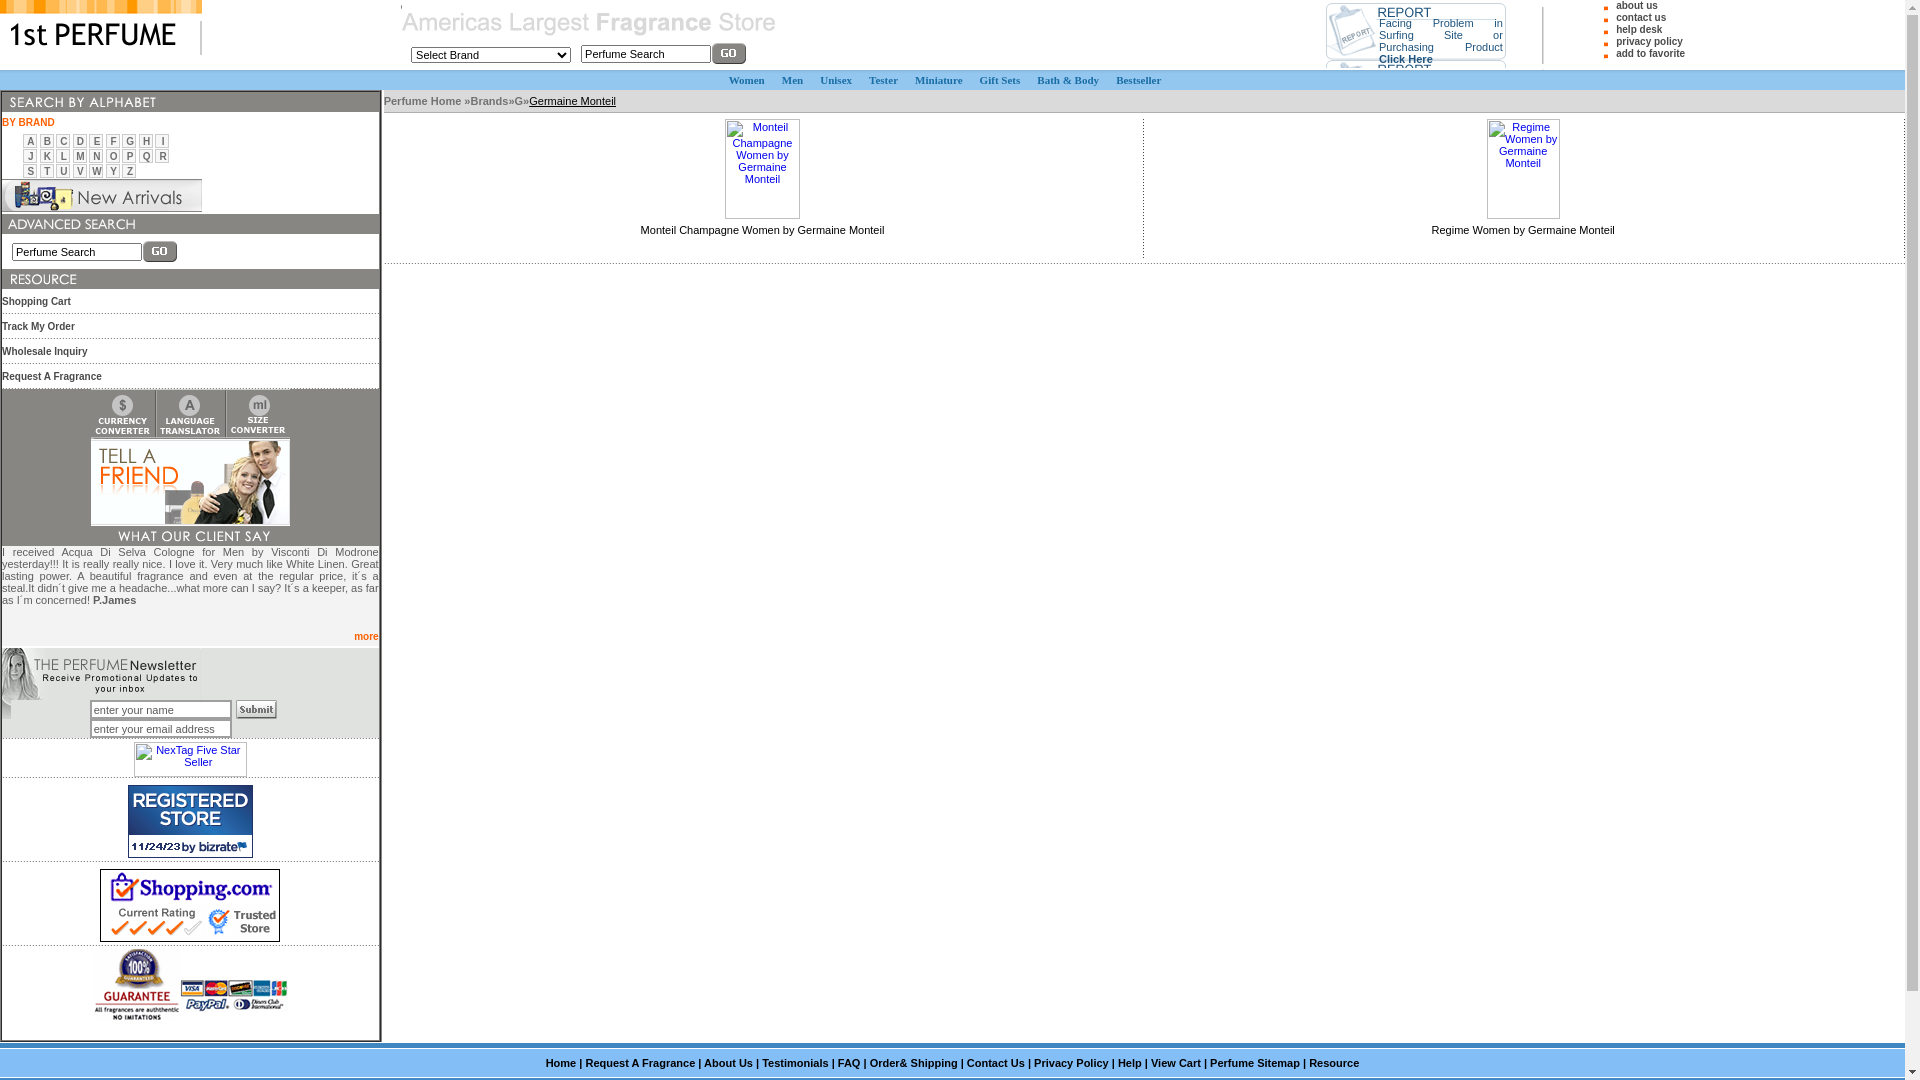  I want to click on 'more', so click(365, 636).